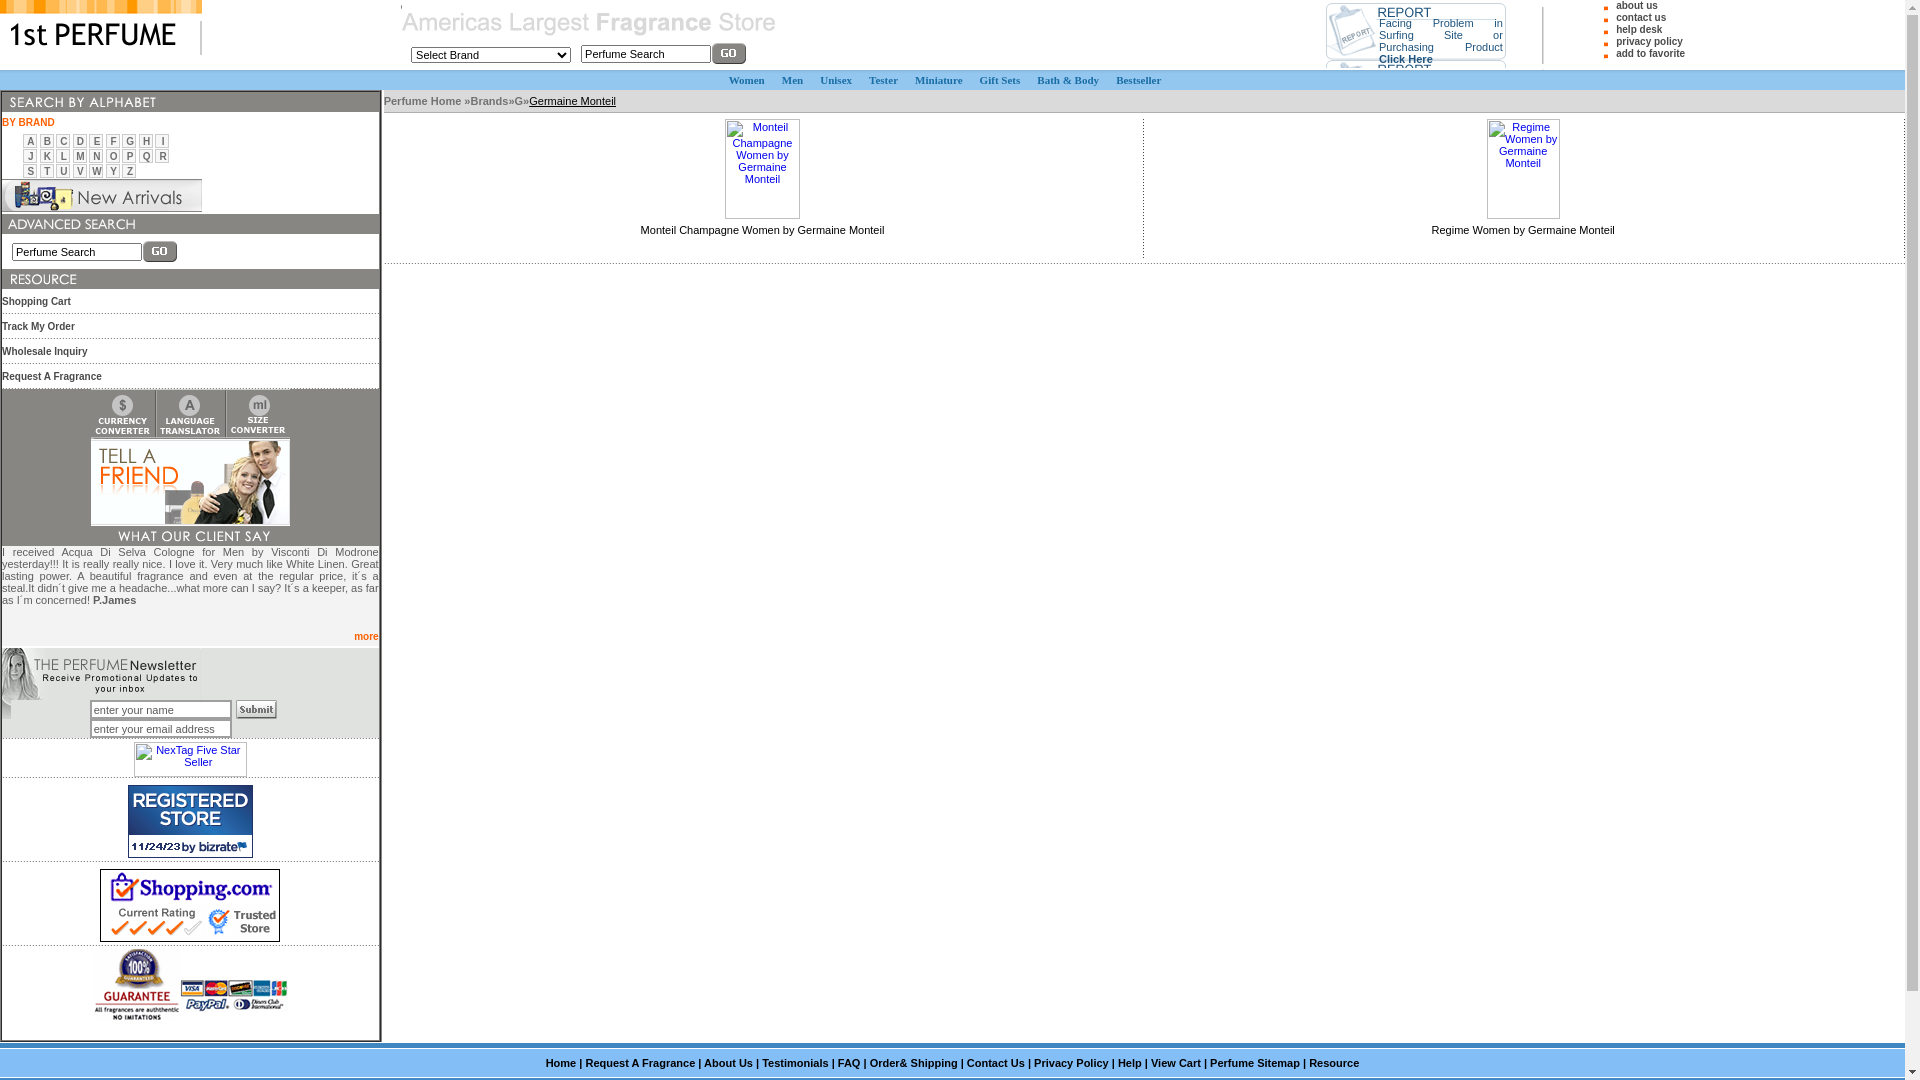  I want to click on 'more', so click(365, 636).